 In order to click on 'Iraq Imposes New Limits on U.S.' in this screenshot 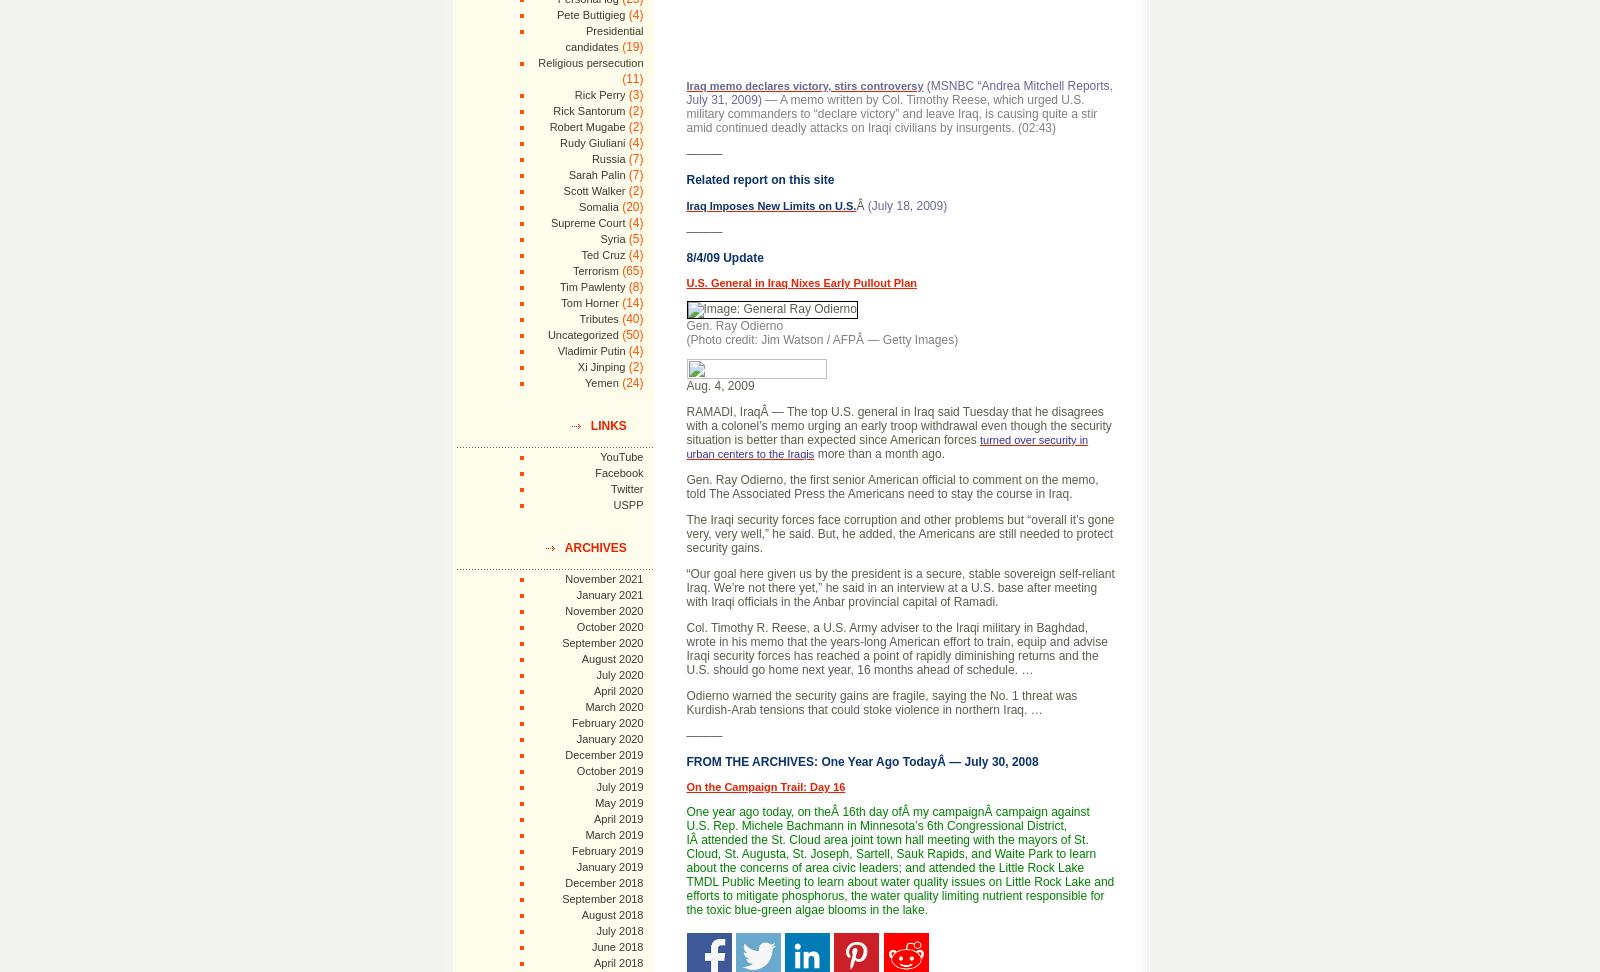, I will do `click(771, 204)`.